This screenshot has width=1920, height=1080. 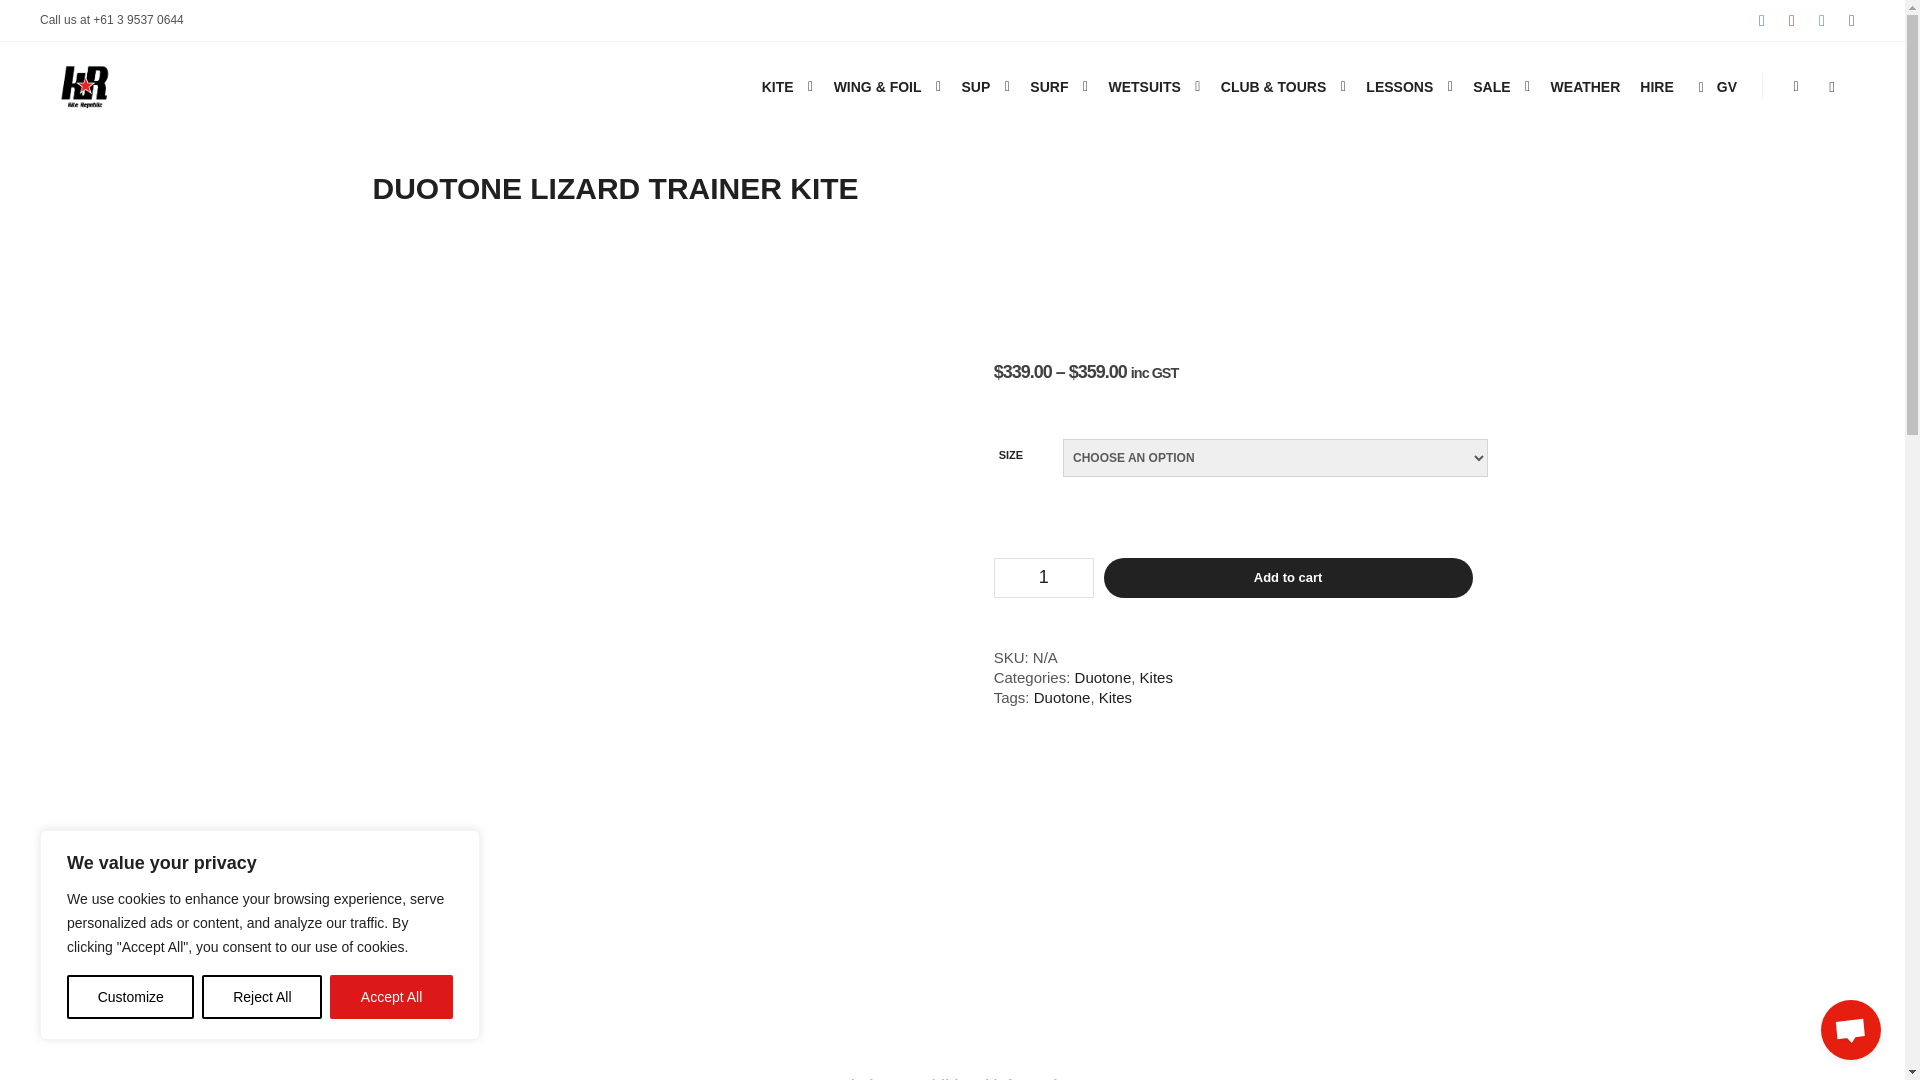 What do you see at coordinates (110, 19) in the screenshot?
I see `'Call us at +61 3 9537 0644'` at bounding box center [110, 19].